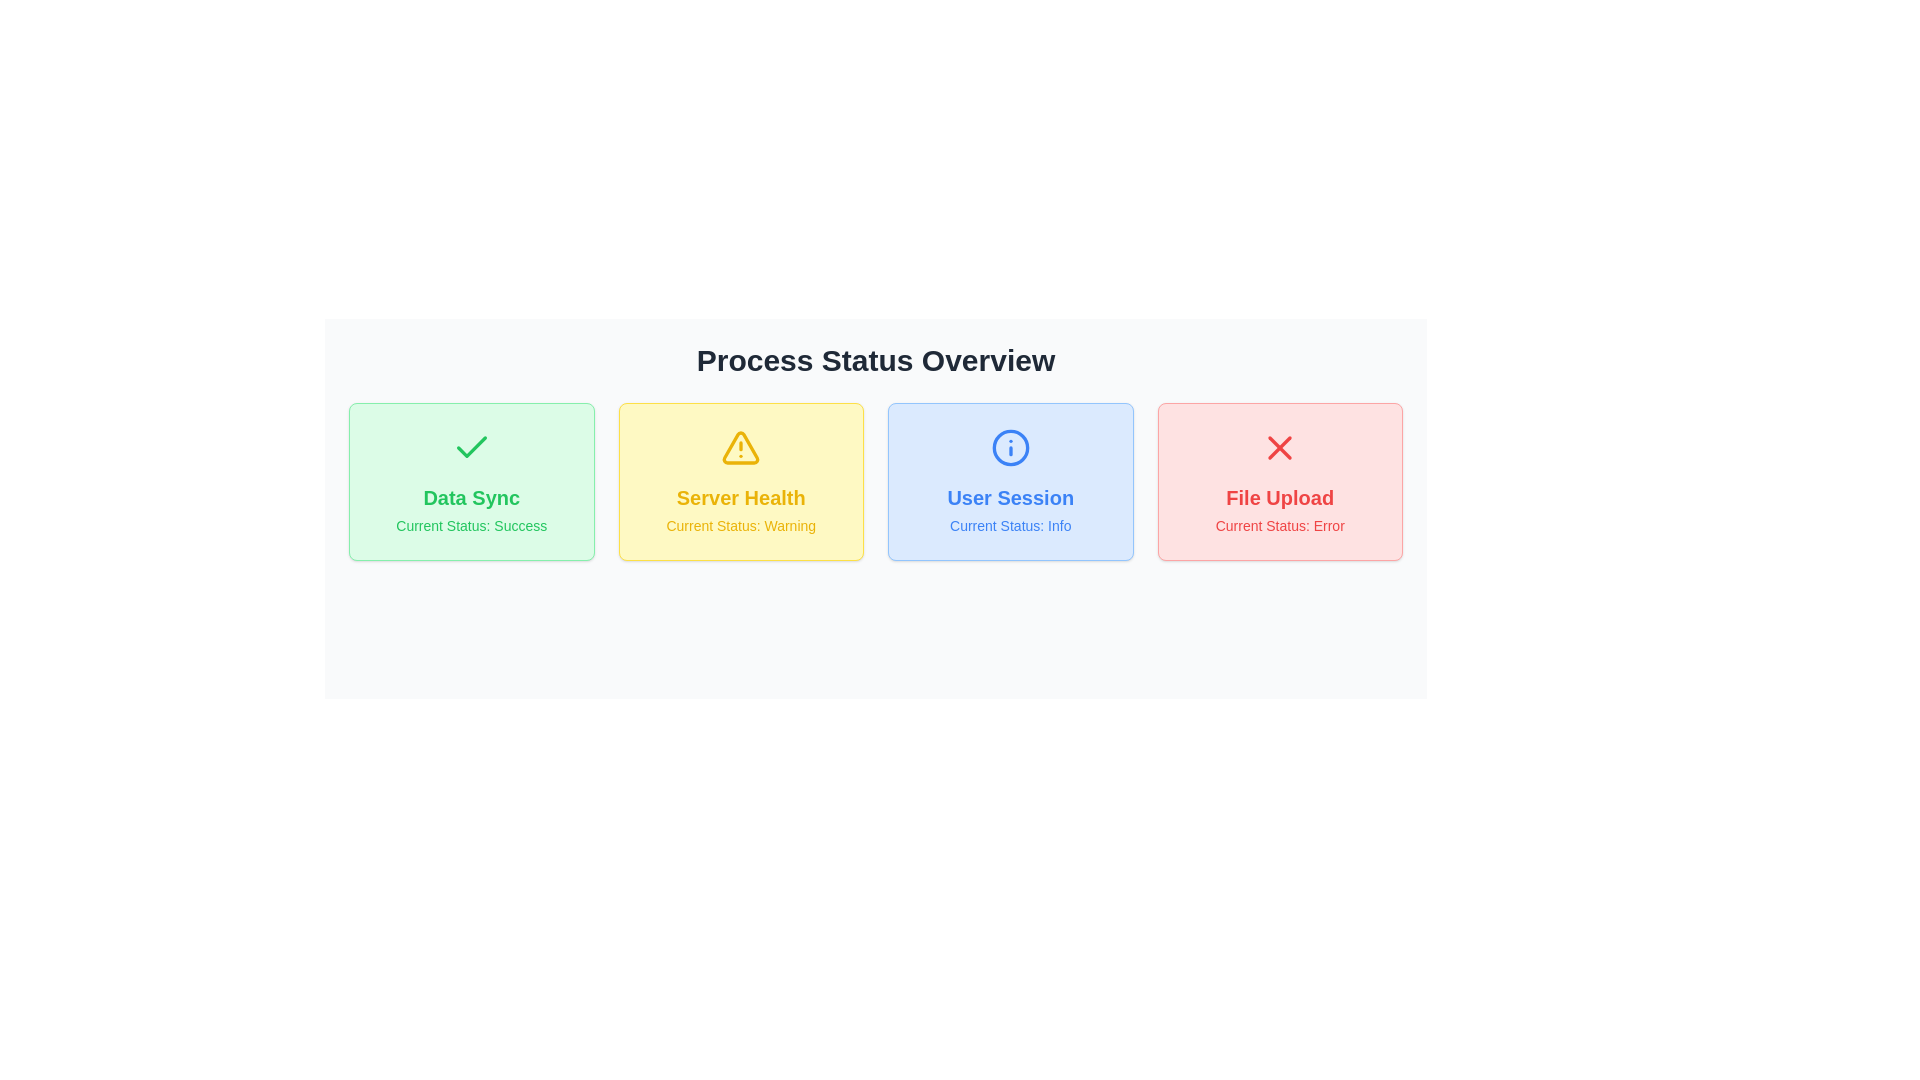  I want to click on the text label displaying 'Current Status: Success', which is styled in a smaller font size and light green color, located at the bottom of the 'Data Sync' card, so click(470, 524).